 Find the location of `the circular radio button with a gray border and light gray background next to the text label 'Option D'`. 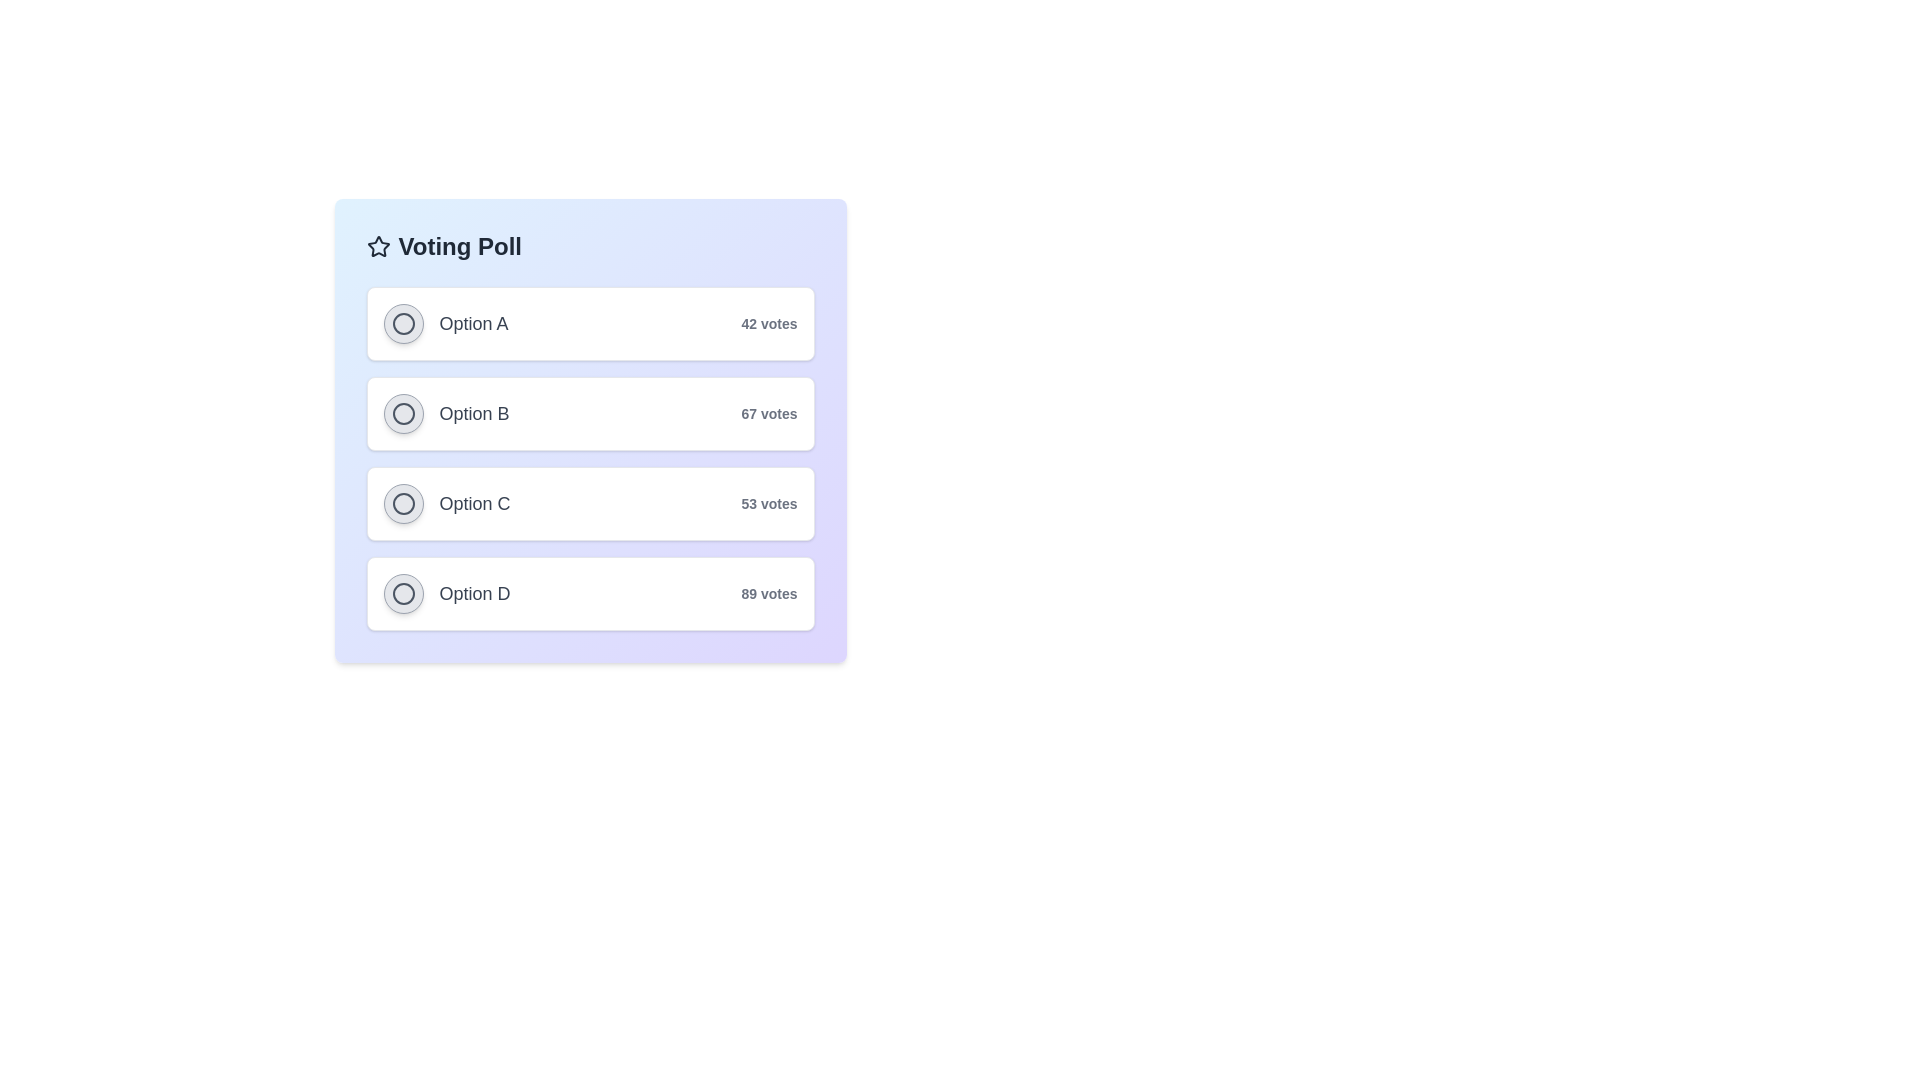

the circular radio button with a gray border and light gray background next to the text label 'Option D' is located at coordinates (402, 593).